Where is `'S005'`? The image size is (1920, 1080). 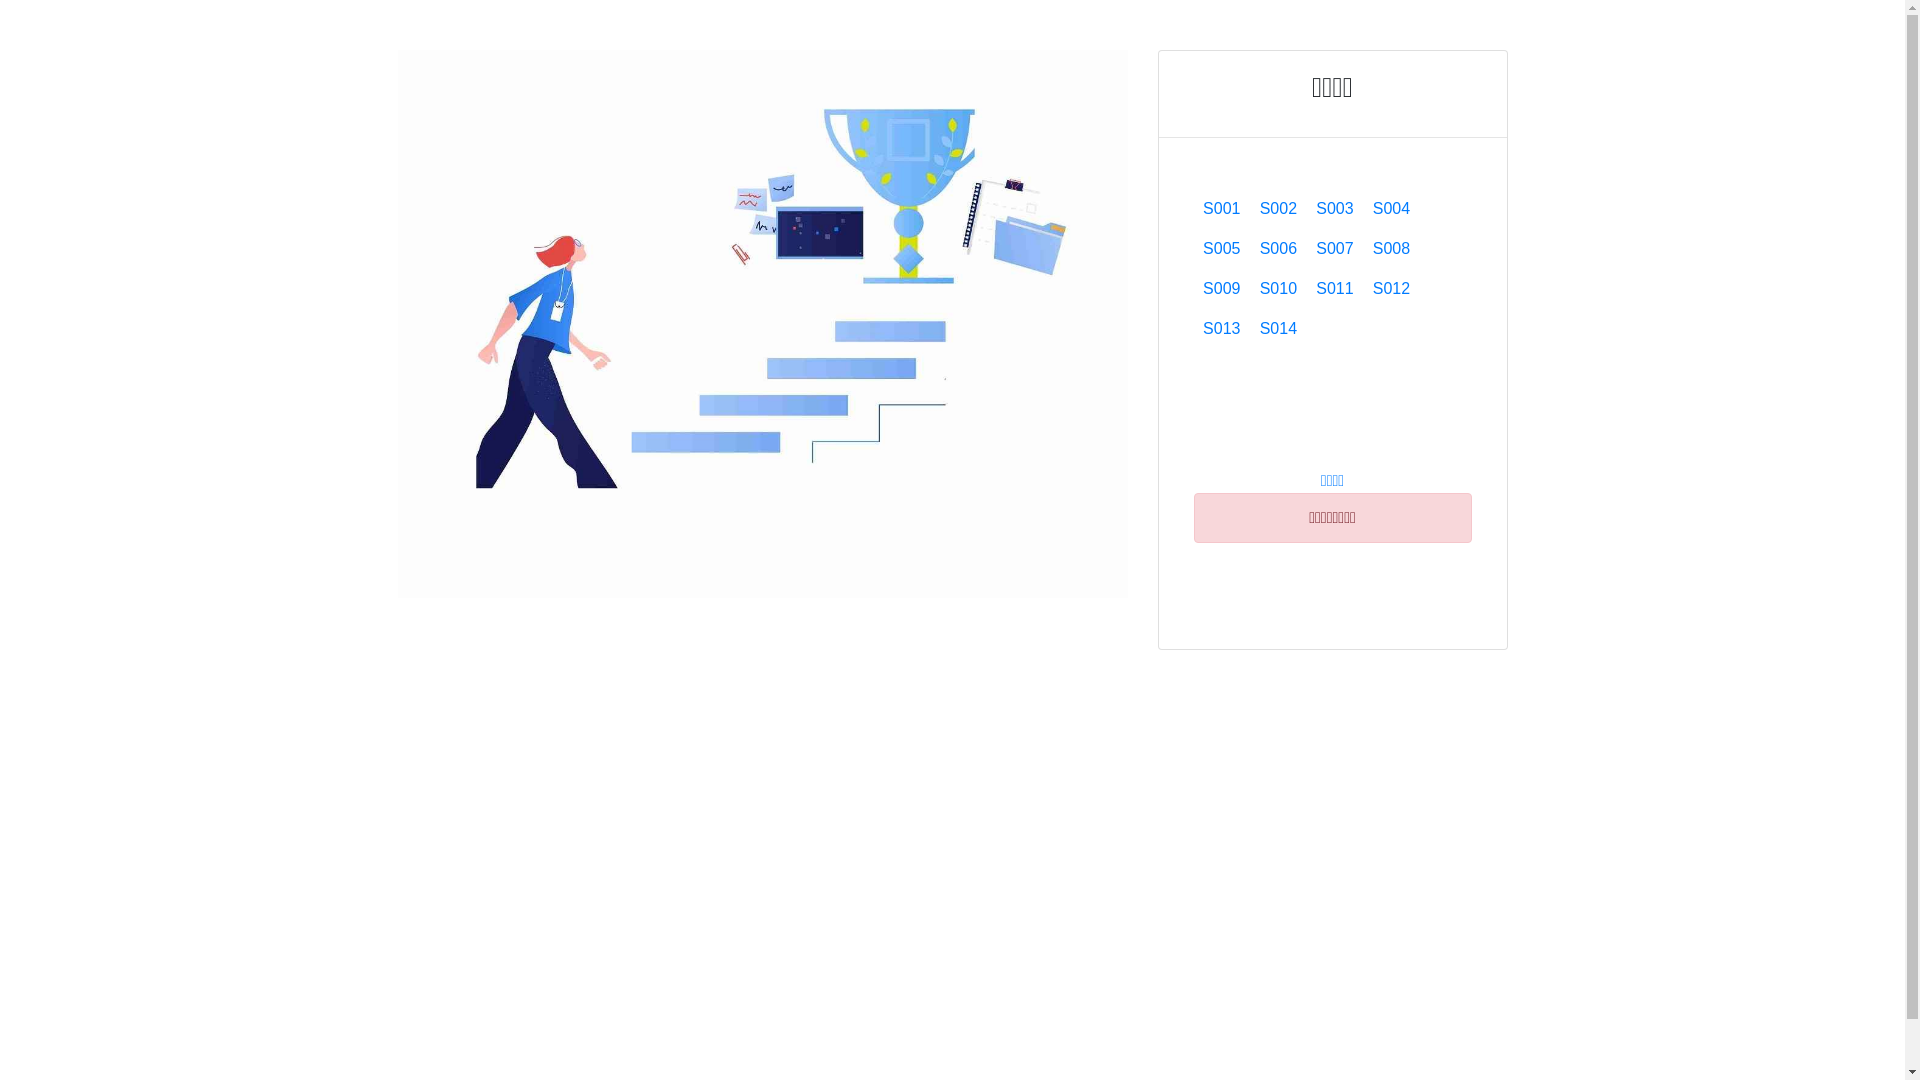
'S005' is located at coordinates (1194, 248).